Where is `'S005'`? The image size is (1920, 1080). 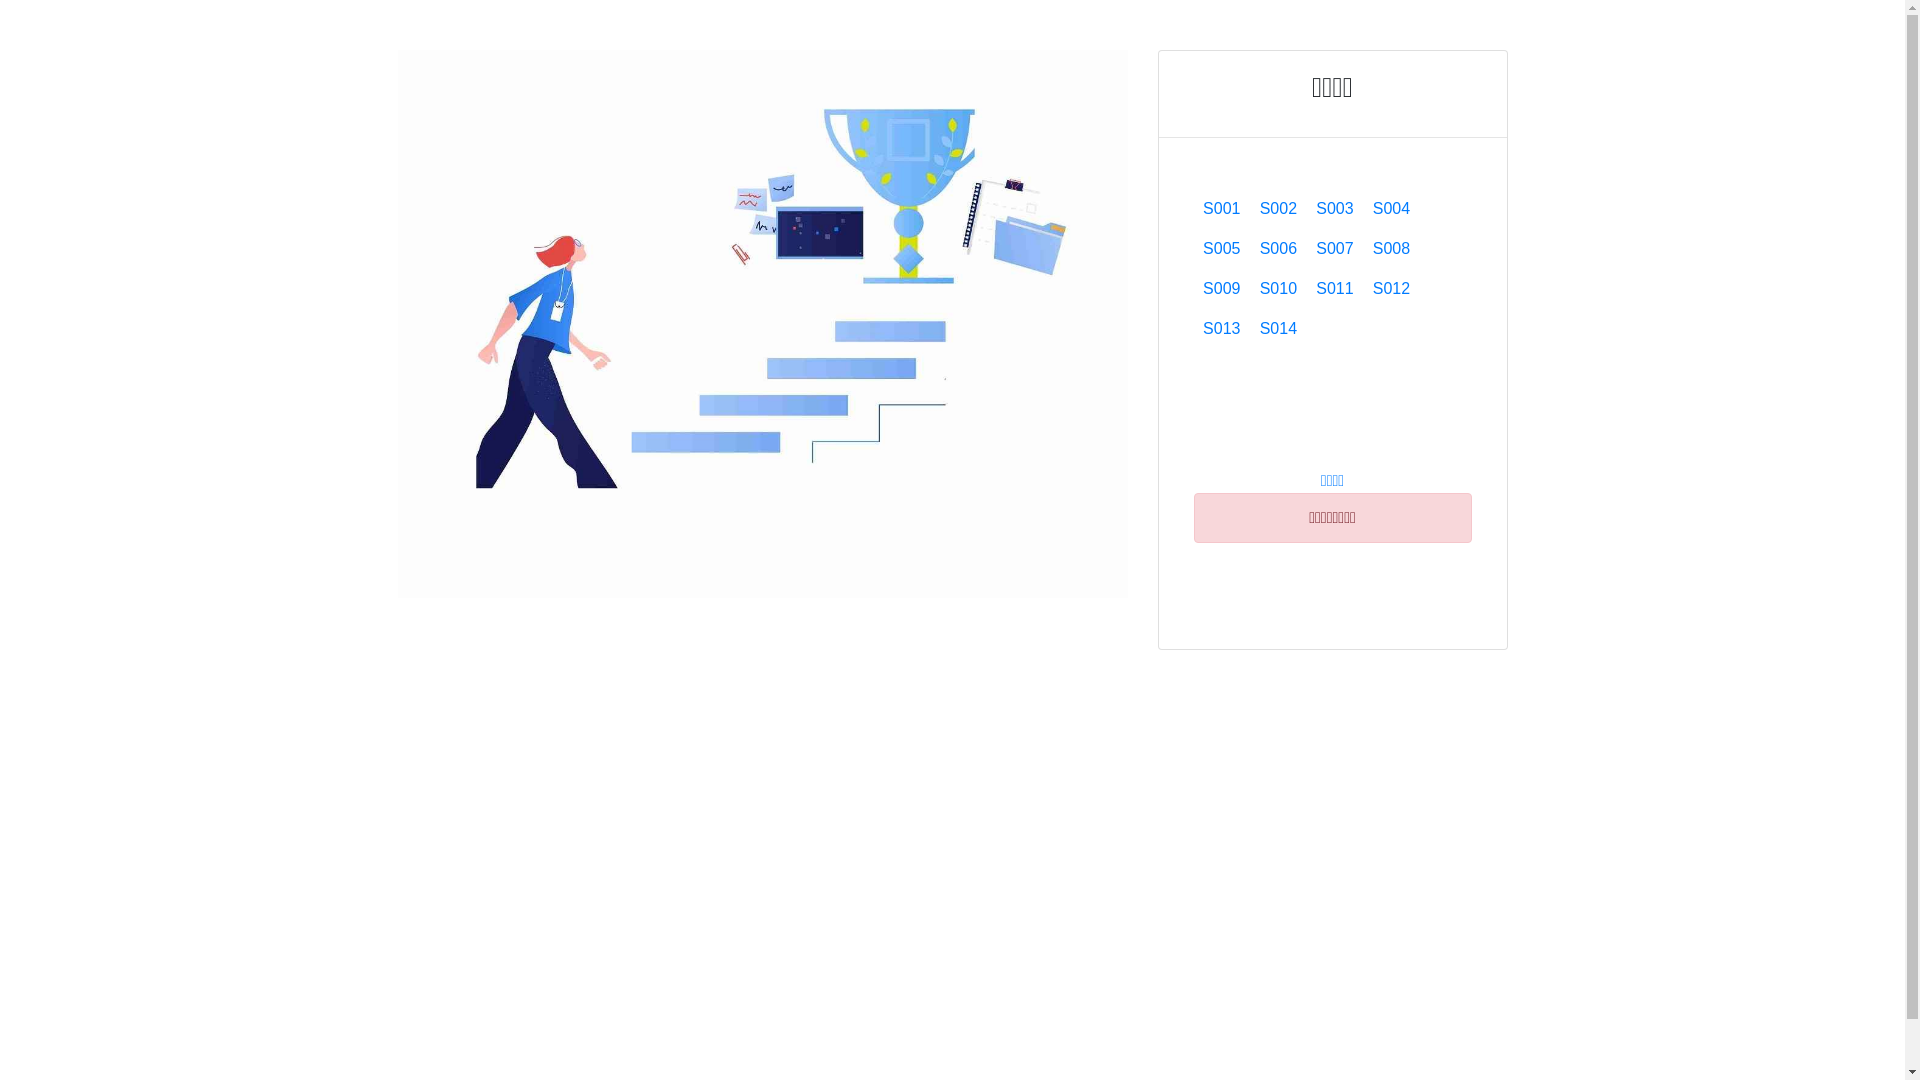
'S005' is located at coordinates (1194, 248).